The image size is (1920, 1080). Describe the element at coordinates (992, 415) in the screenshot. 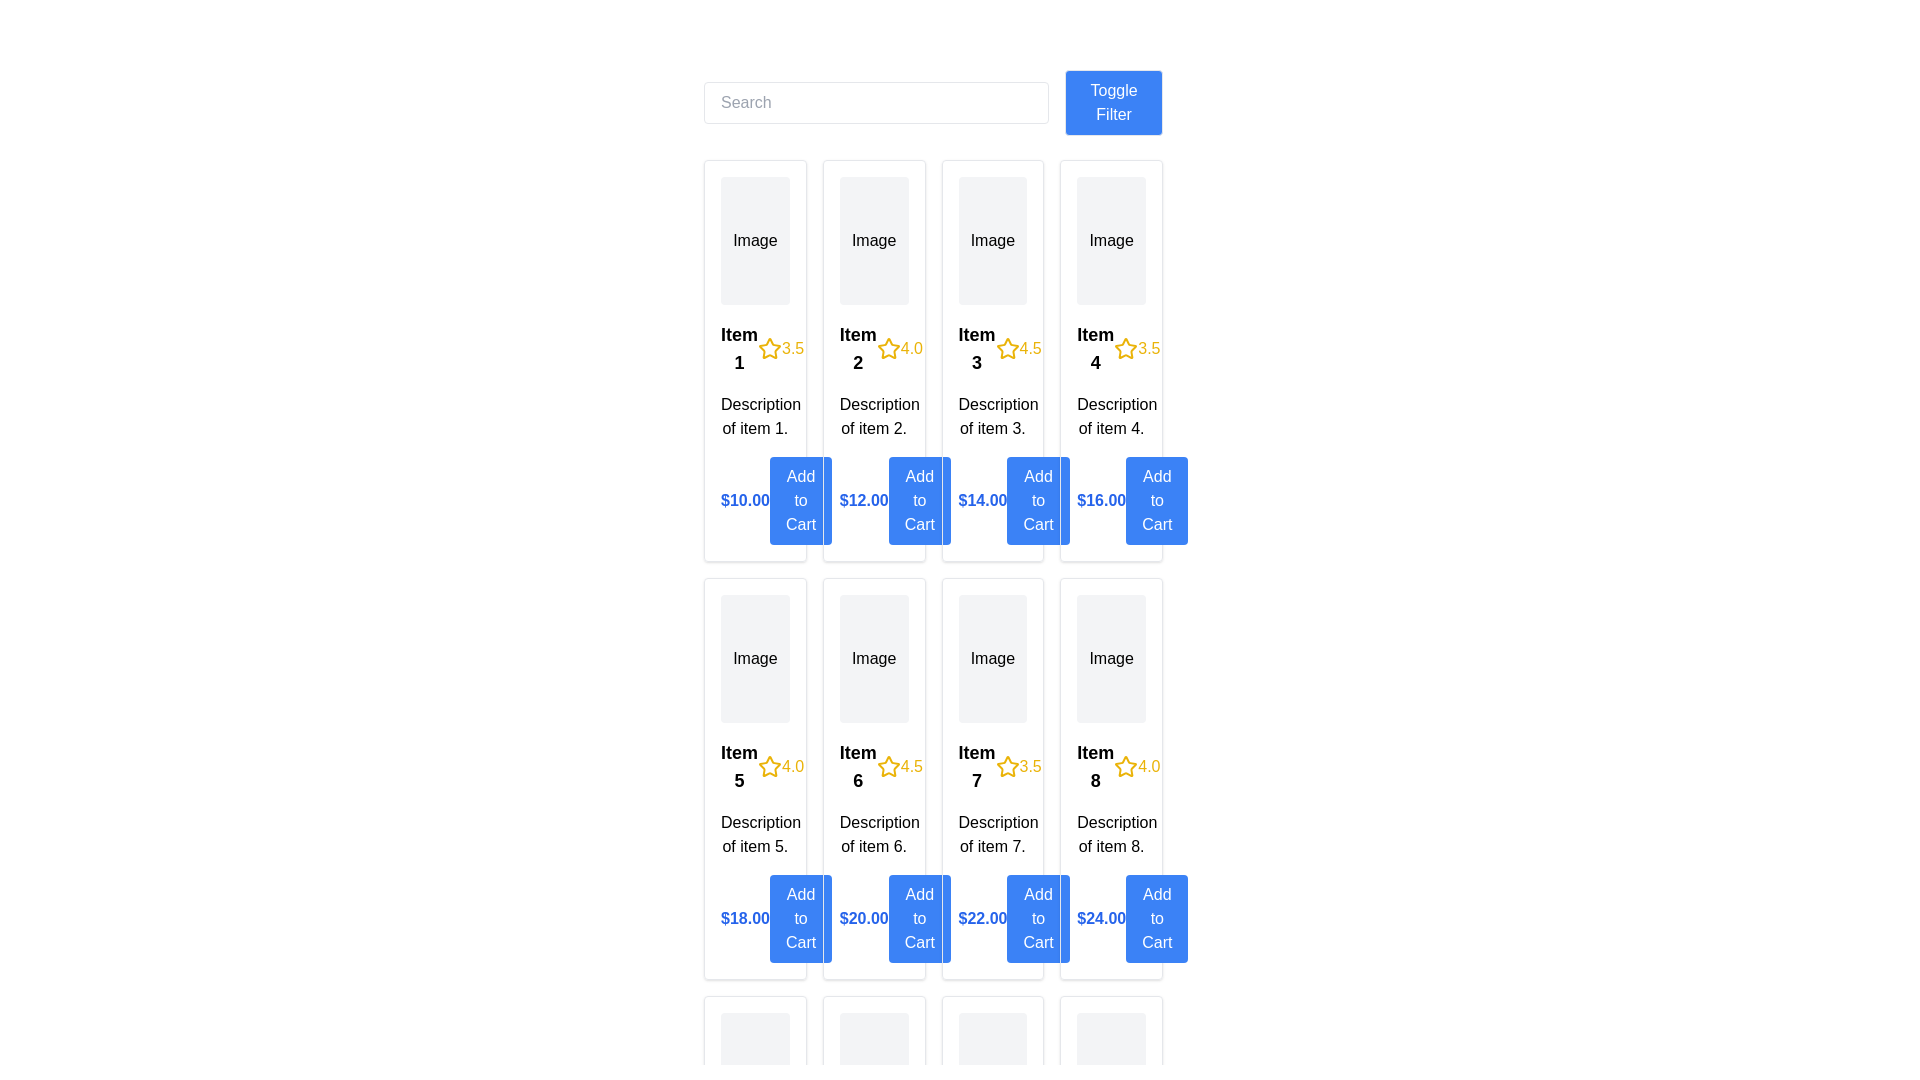

I see `the descriptive text label for 'Item 3' which is located beneath the title and rating, and above the price and button in the item card layout` at that location.